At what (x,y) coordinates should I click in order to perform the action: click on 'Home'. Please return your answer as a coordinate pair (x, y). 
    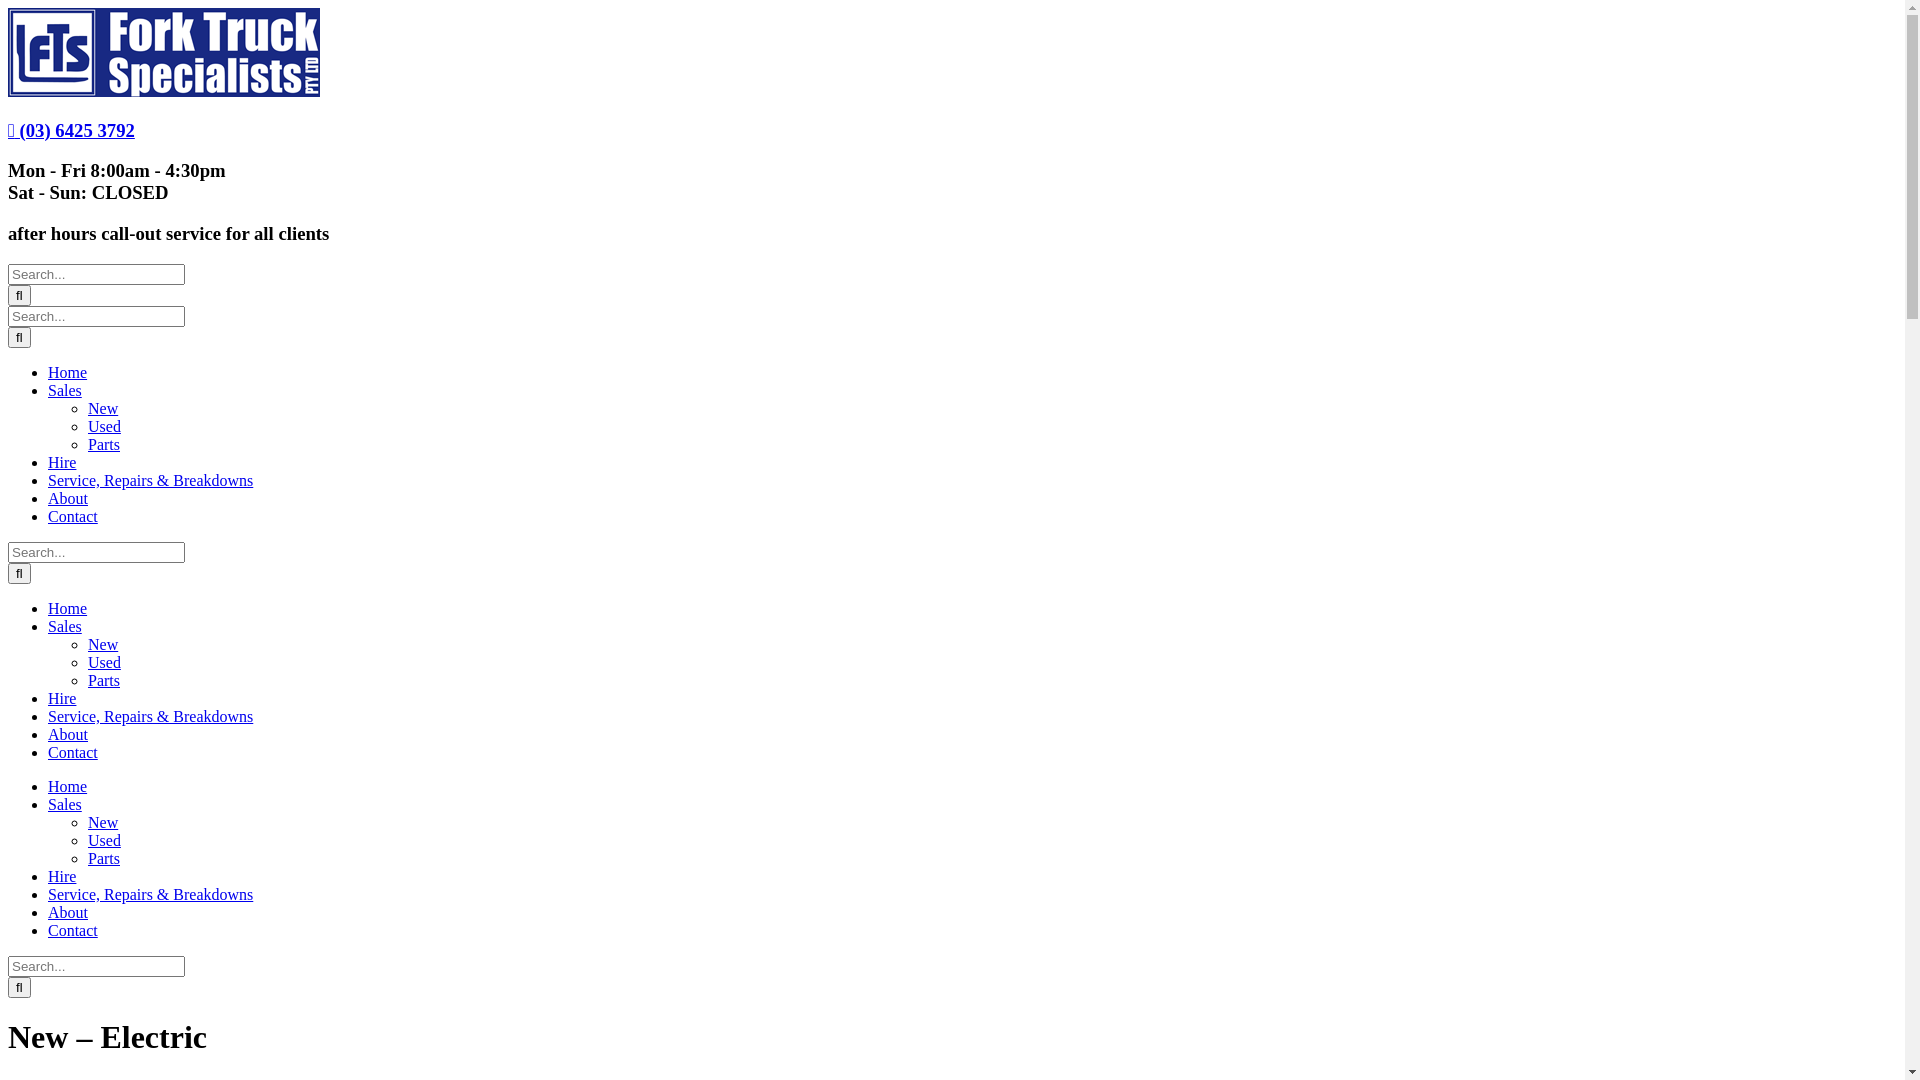
    Looking at the image, I should click on (67, 372).